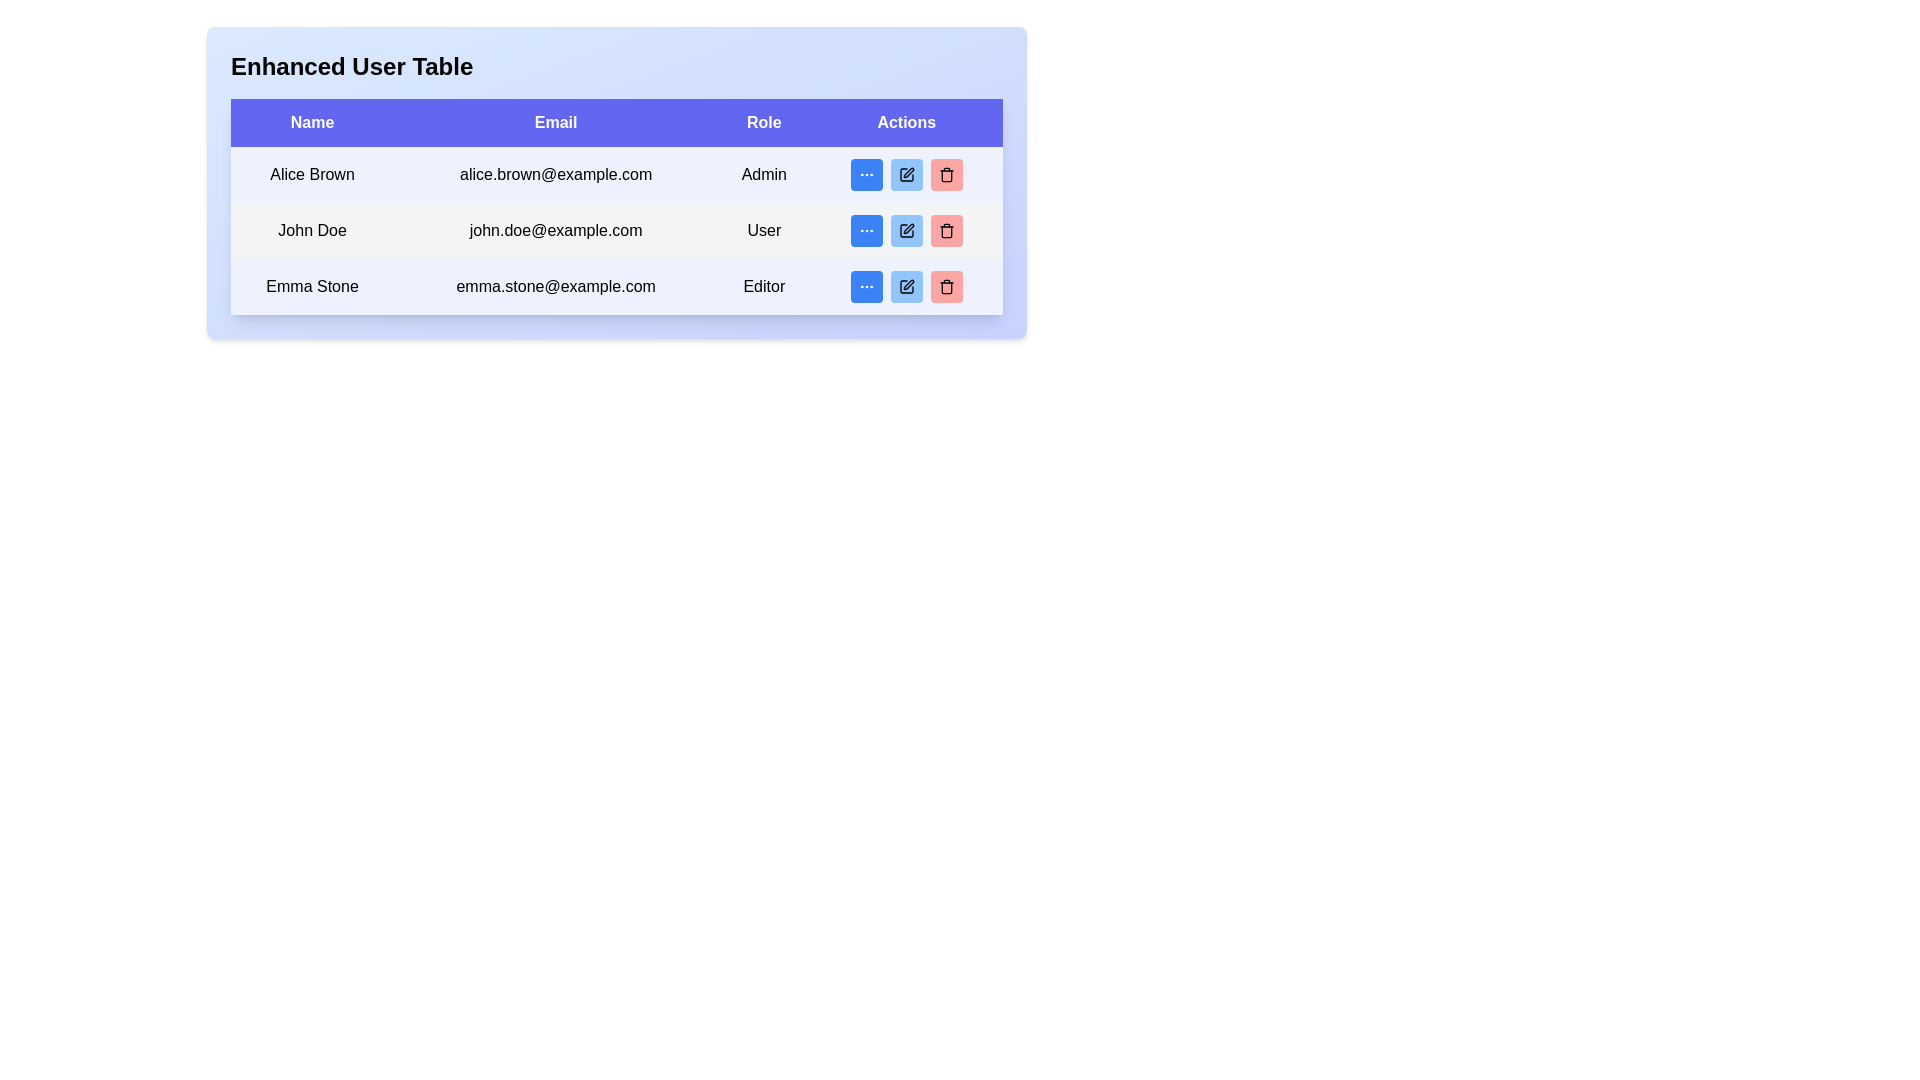  Describe the element at coordinates (556, 230) in the screenshot. I see `the non-interactive text label displaying the email address for the user 'John Doe', located in the second row of the table under the email header` at that location.